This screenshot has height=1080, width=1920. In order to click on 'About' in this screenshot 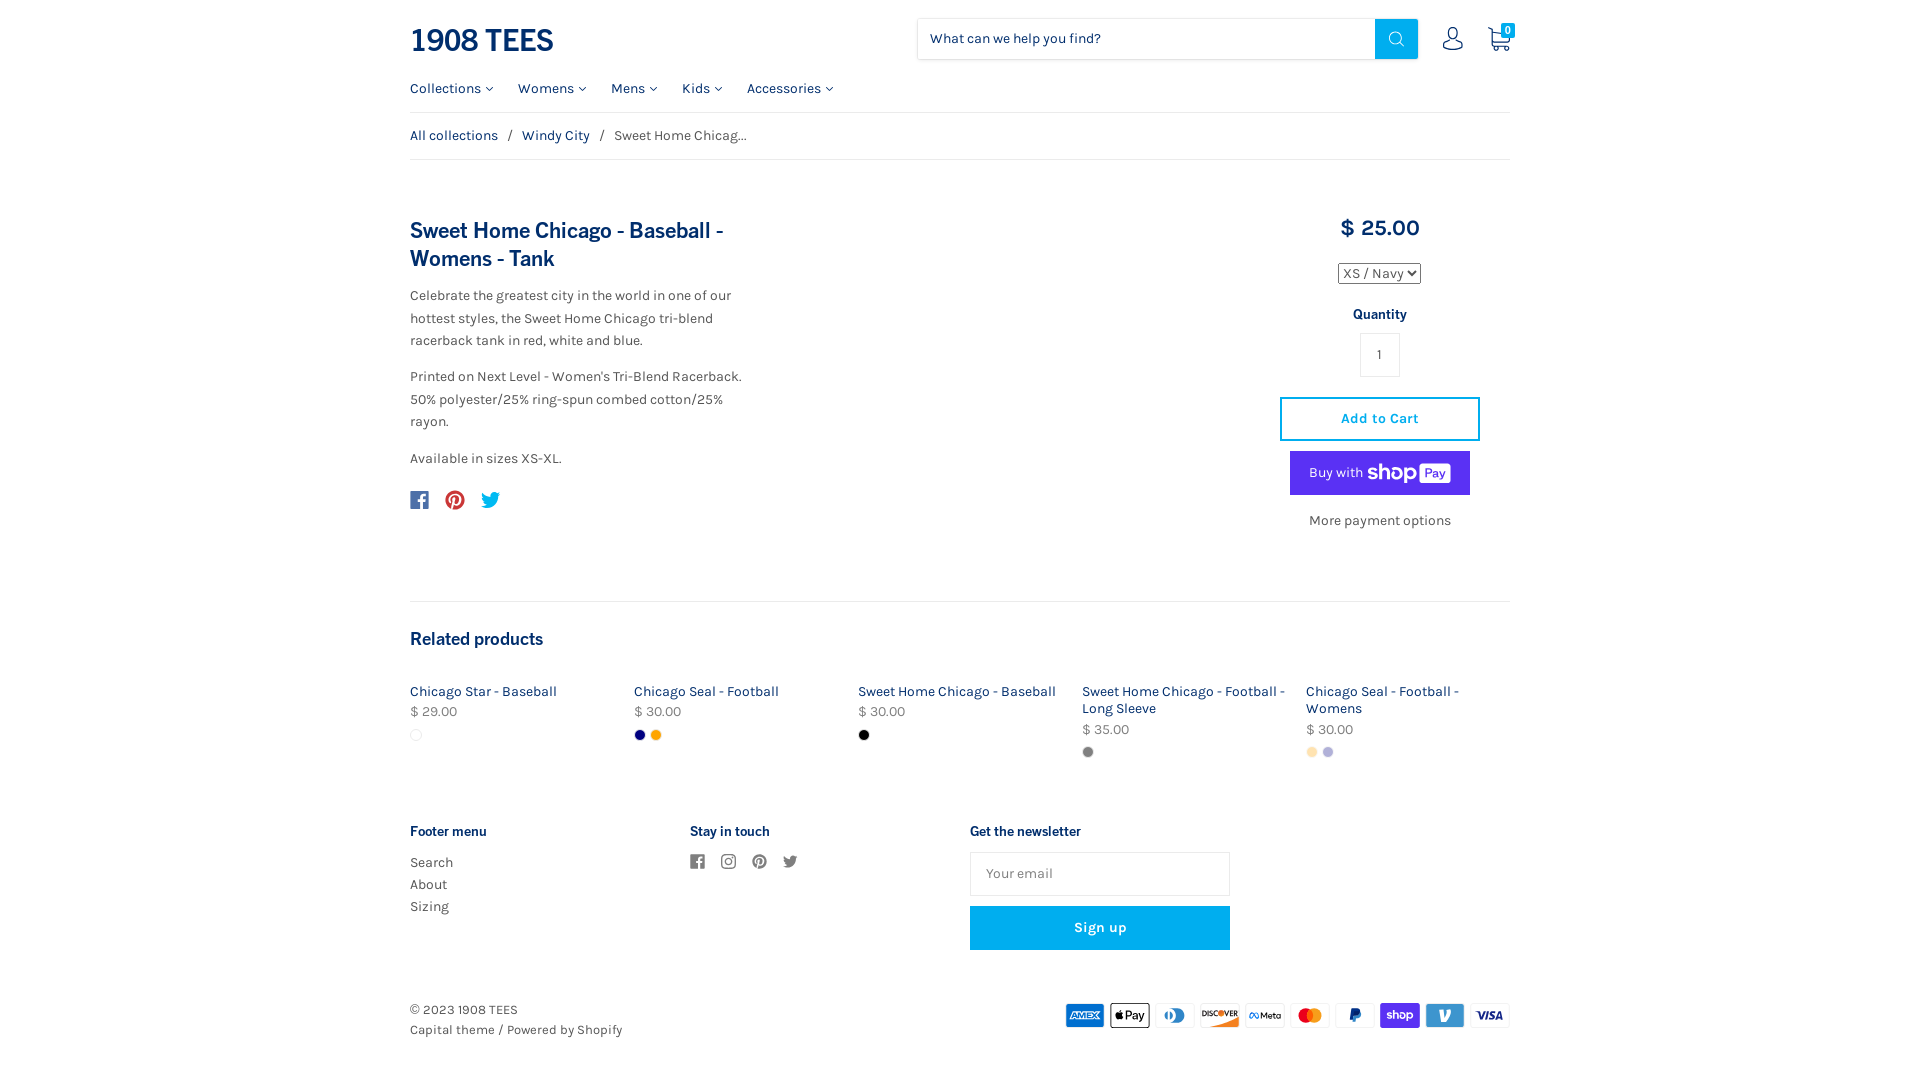, I will do `click(427, 883)`.